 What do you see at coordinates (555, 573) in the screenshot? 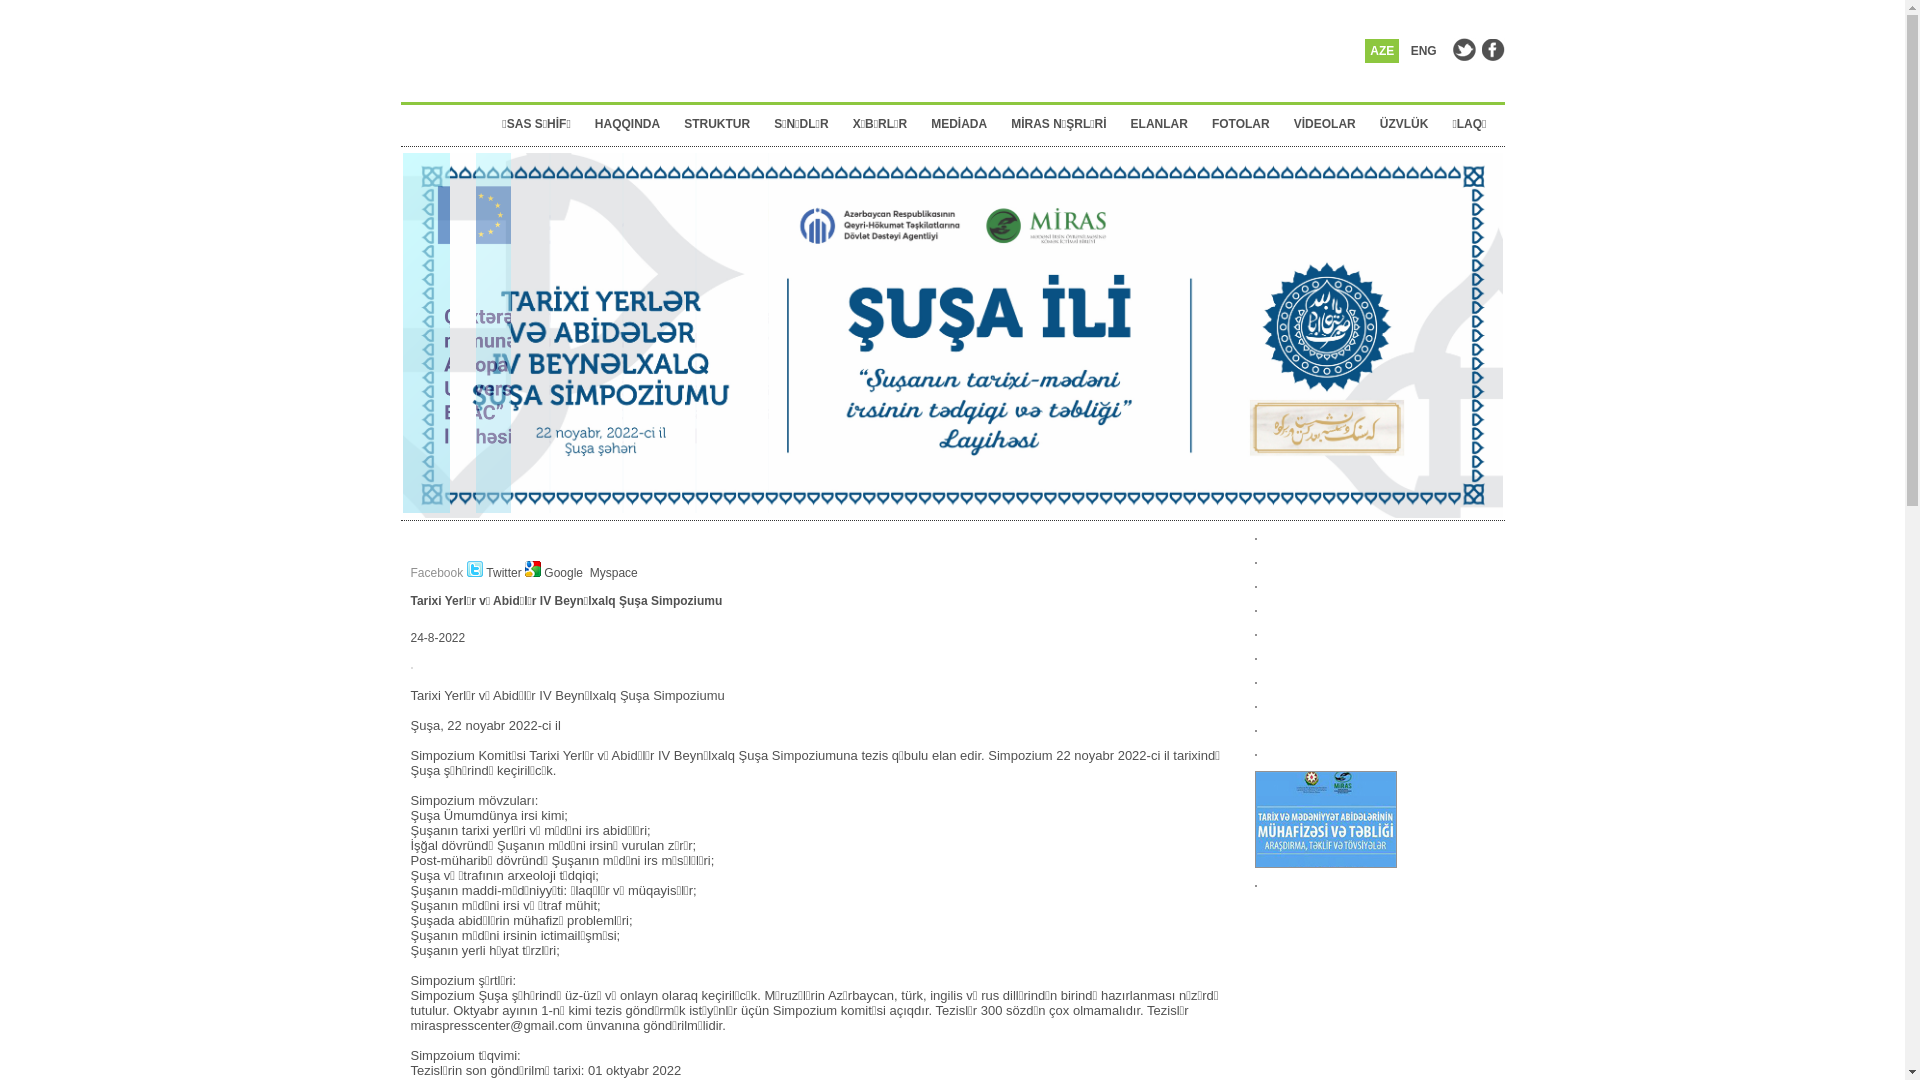
I see `'Google'` at bounding box center [555, 573].